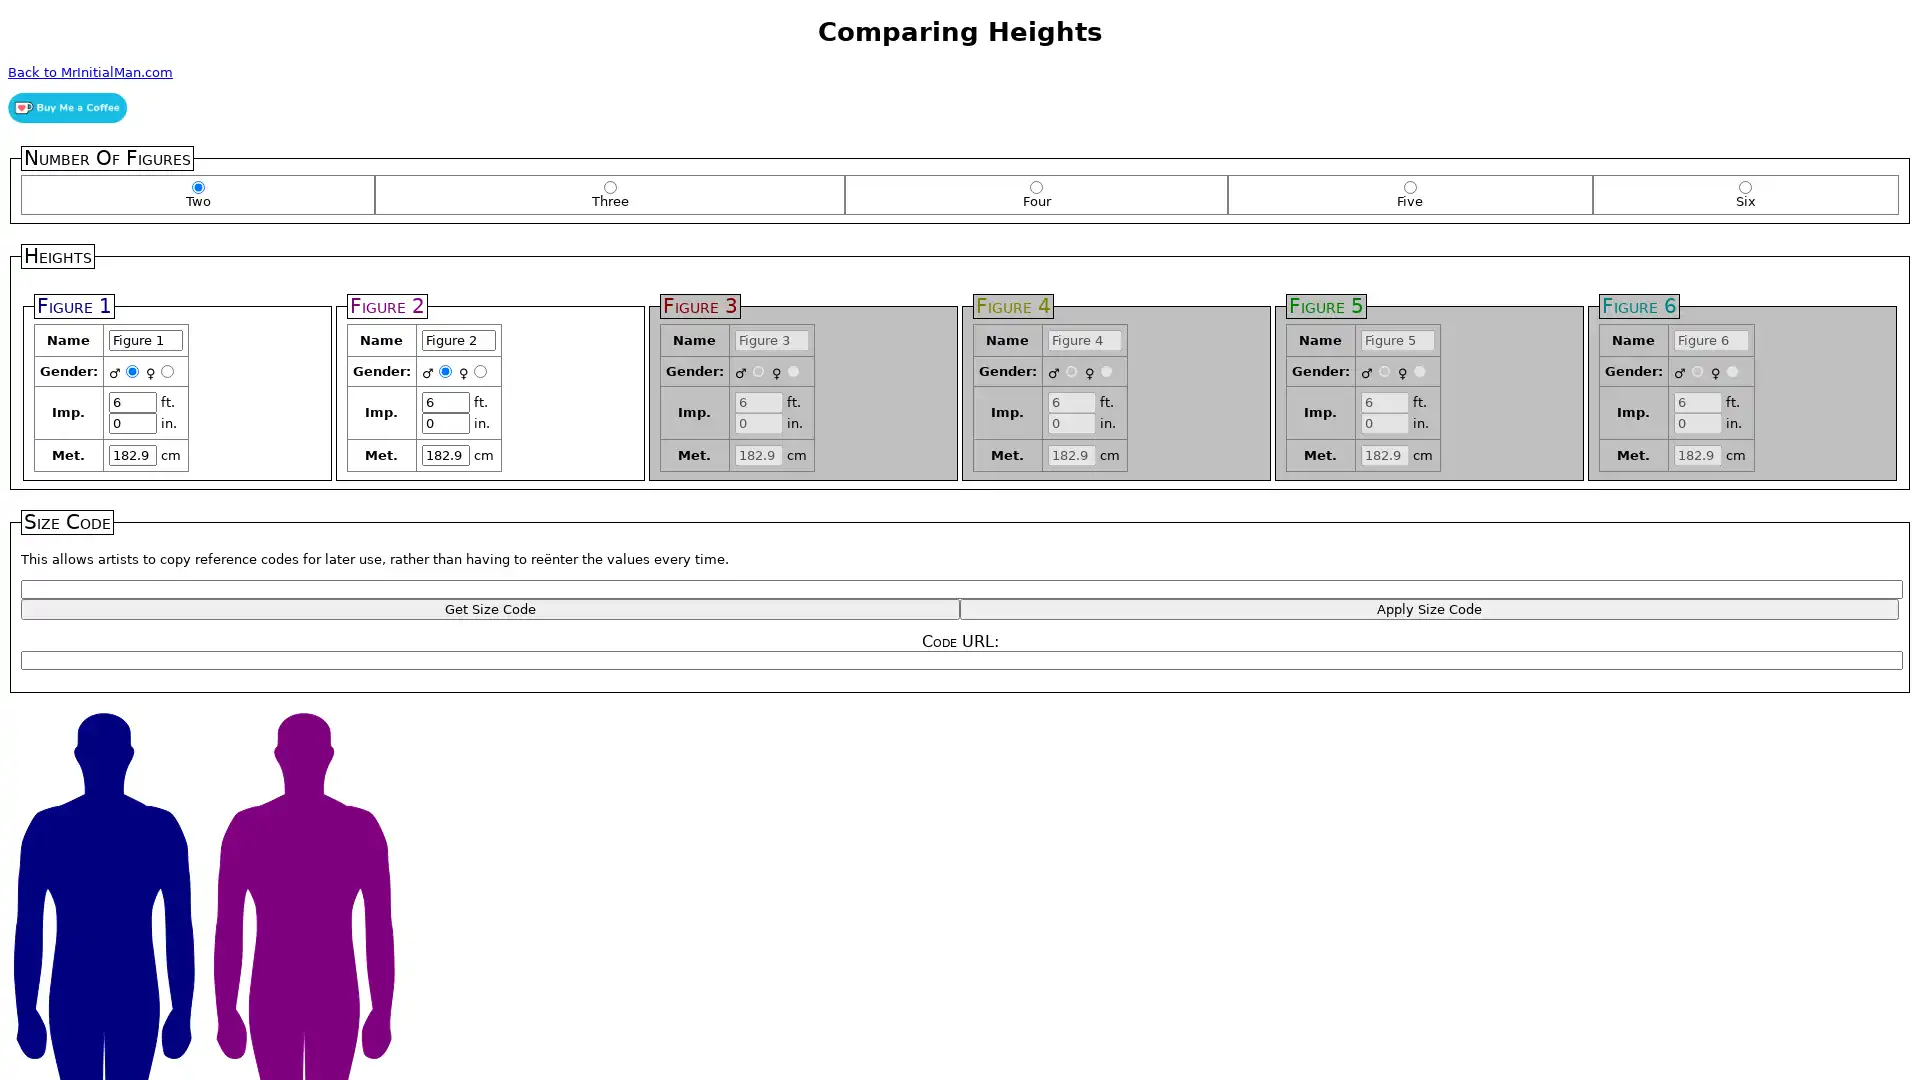 This screenshot has height=1080, width=1920. Describe the element at coordinates (1428, 608) in the screenshot. I see `Apply Size Code` at that location.